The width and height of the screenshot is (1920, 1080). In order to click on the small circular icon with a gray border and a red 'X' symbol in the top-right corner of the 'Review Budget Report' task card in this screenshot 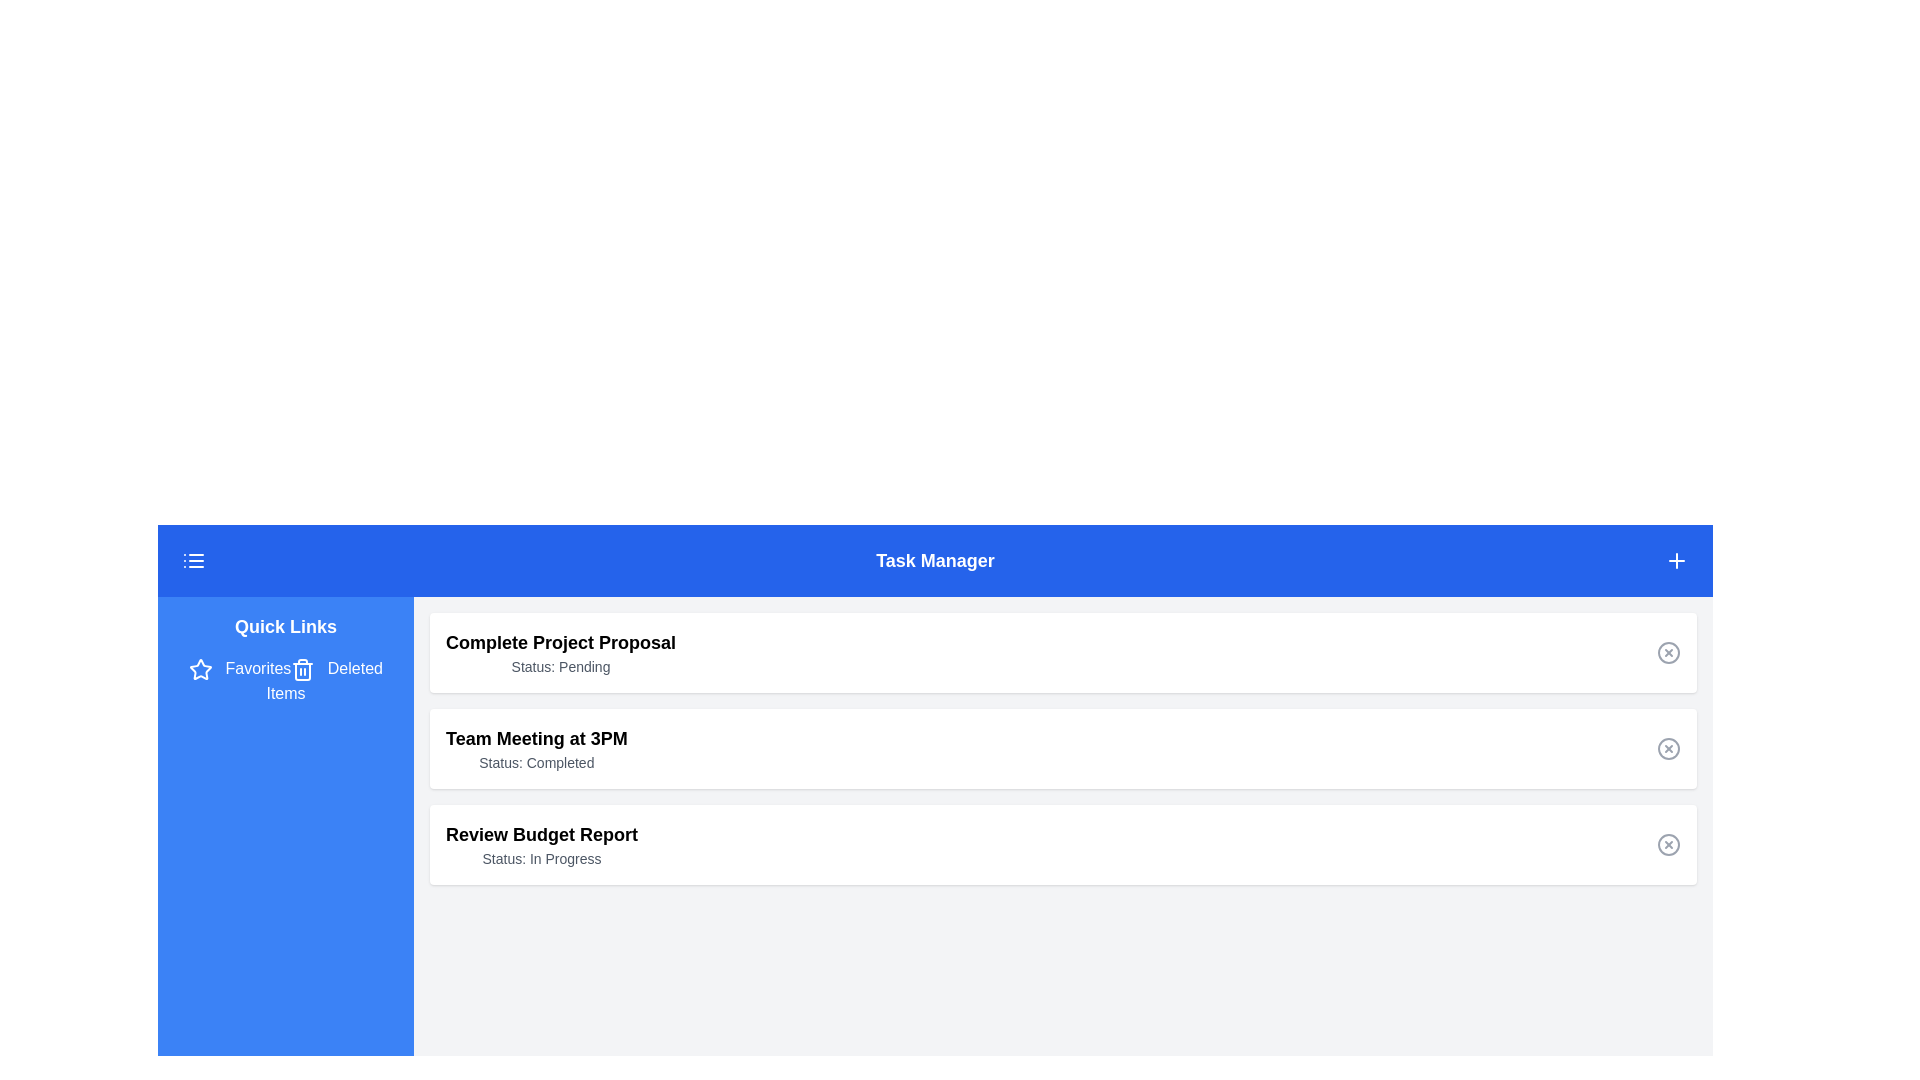, I will do `click(1669, 844)`.